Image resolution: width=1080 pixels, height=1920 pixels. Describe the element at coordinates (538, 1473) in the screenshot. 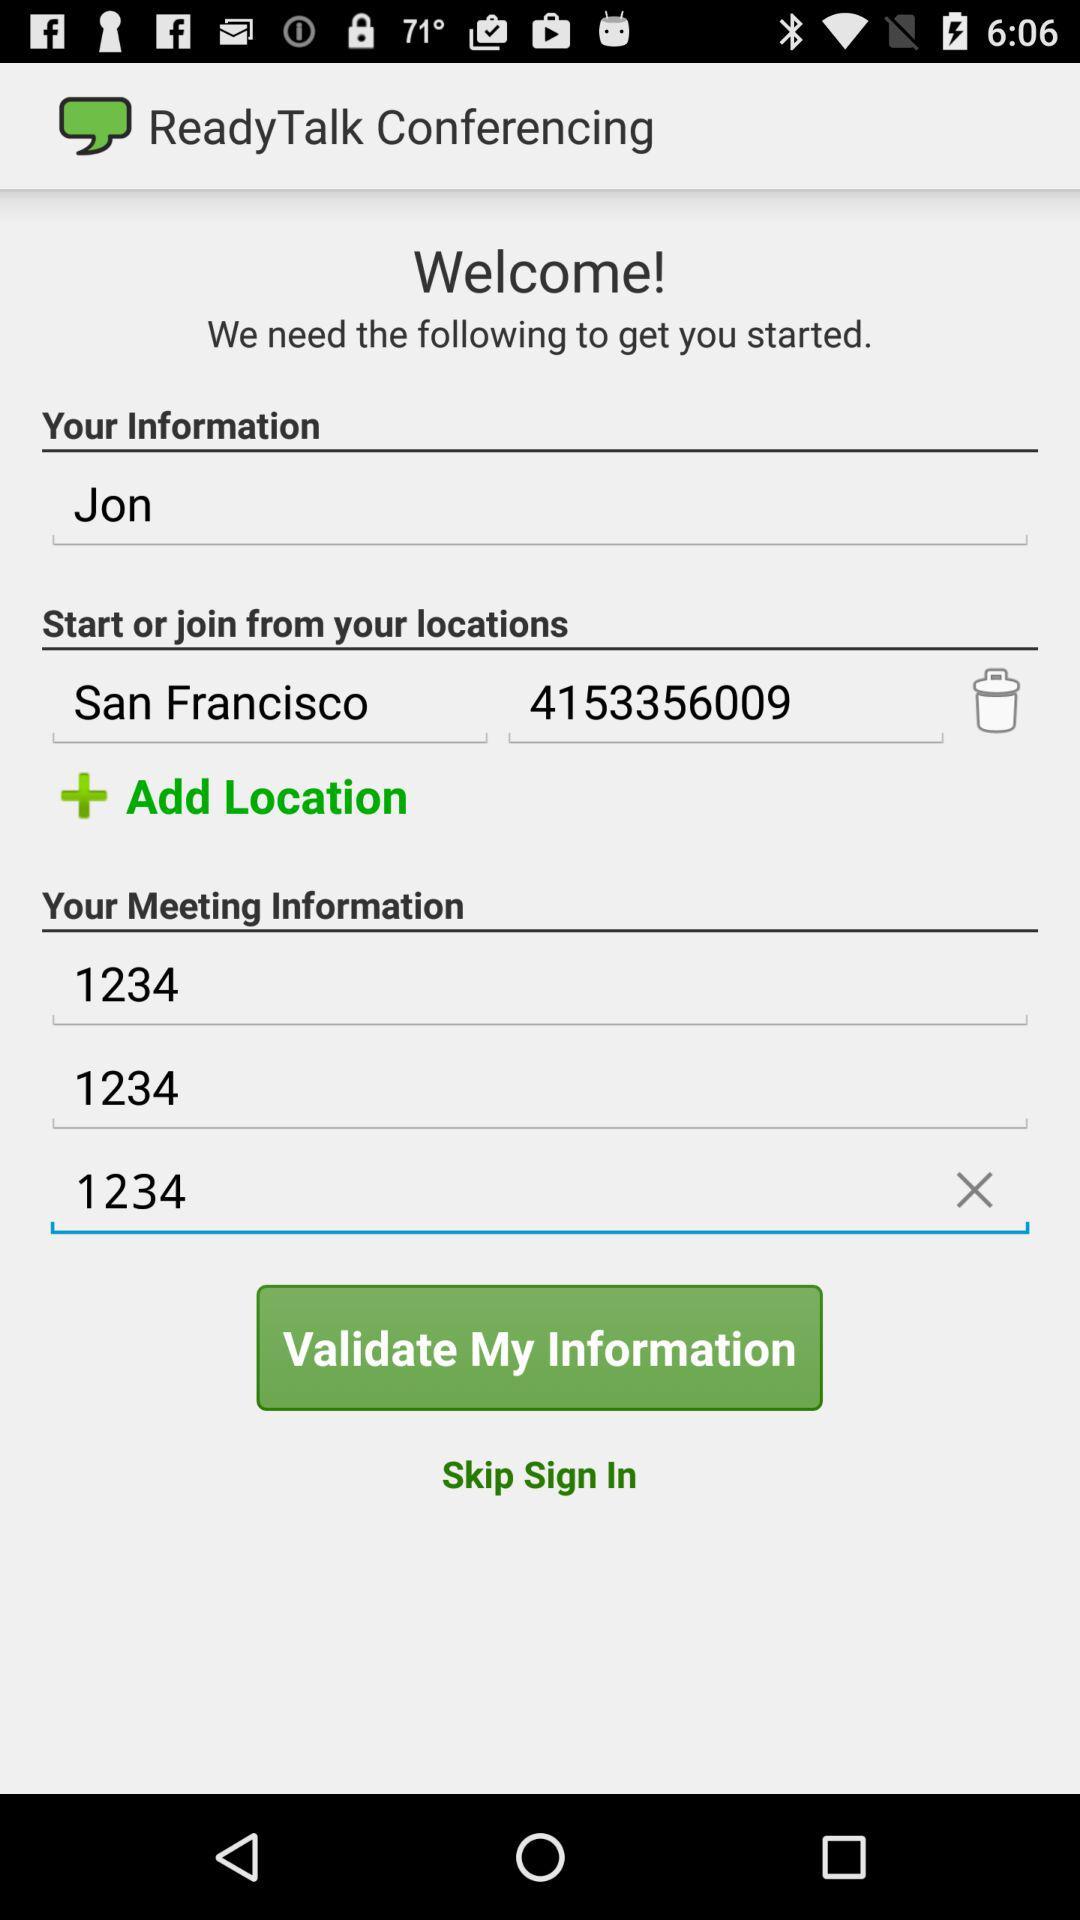

I see `the skip sign in button` at that location.